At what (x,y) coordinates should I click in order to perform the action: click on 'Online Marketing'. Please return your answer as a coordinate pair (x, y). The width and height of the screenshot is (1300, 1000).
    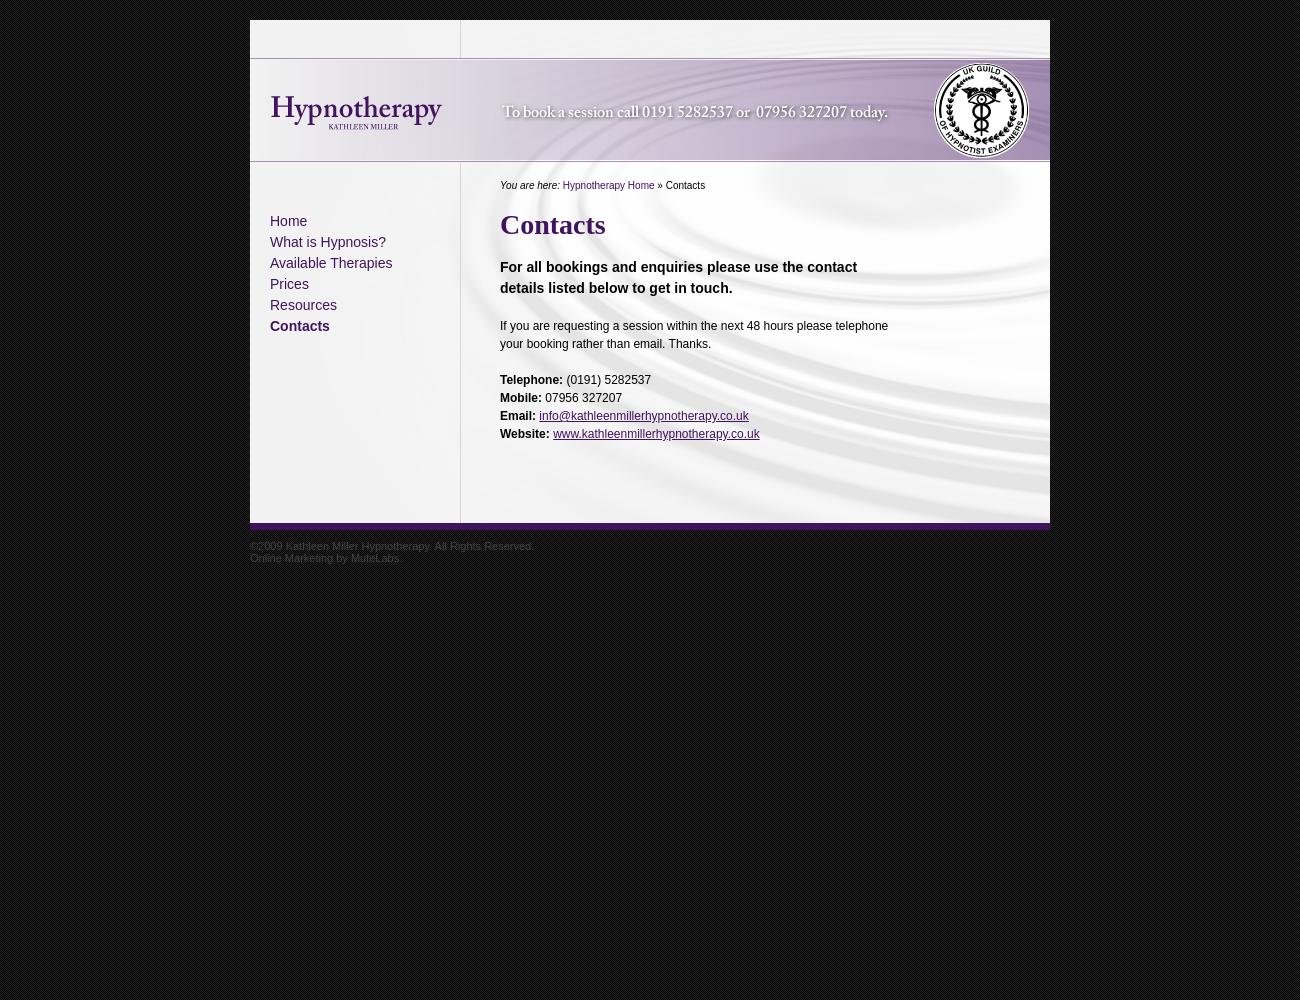
    Looking at the image, I should click on (291, 558).